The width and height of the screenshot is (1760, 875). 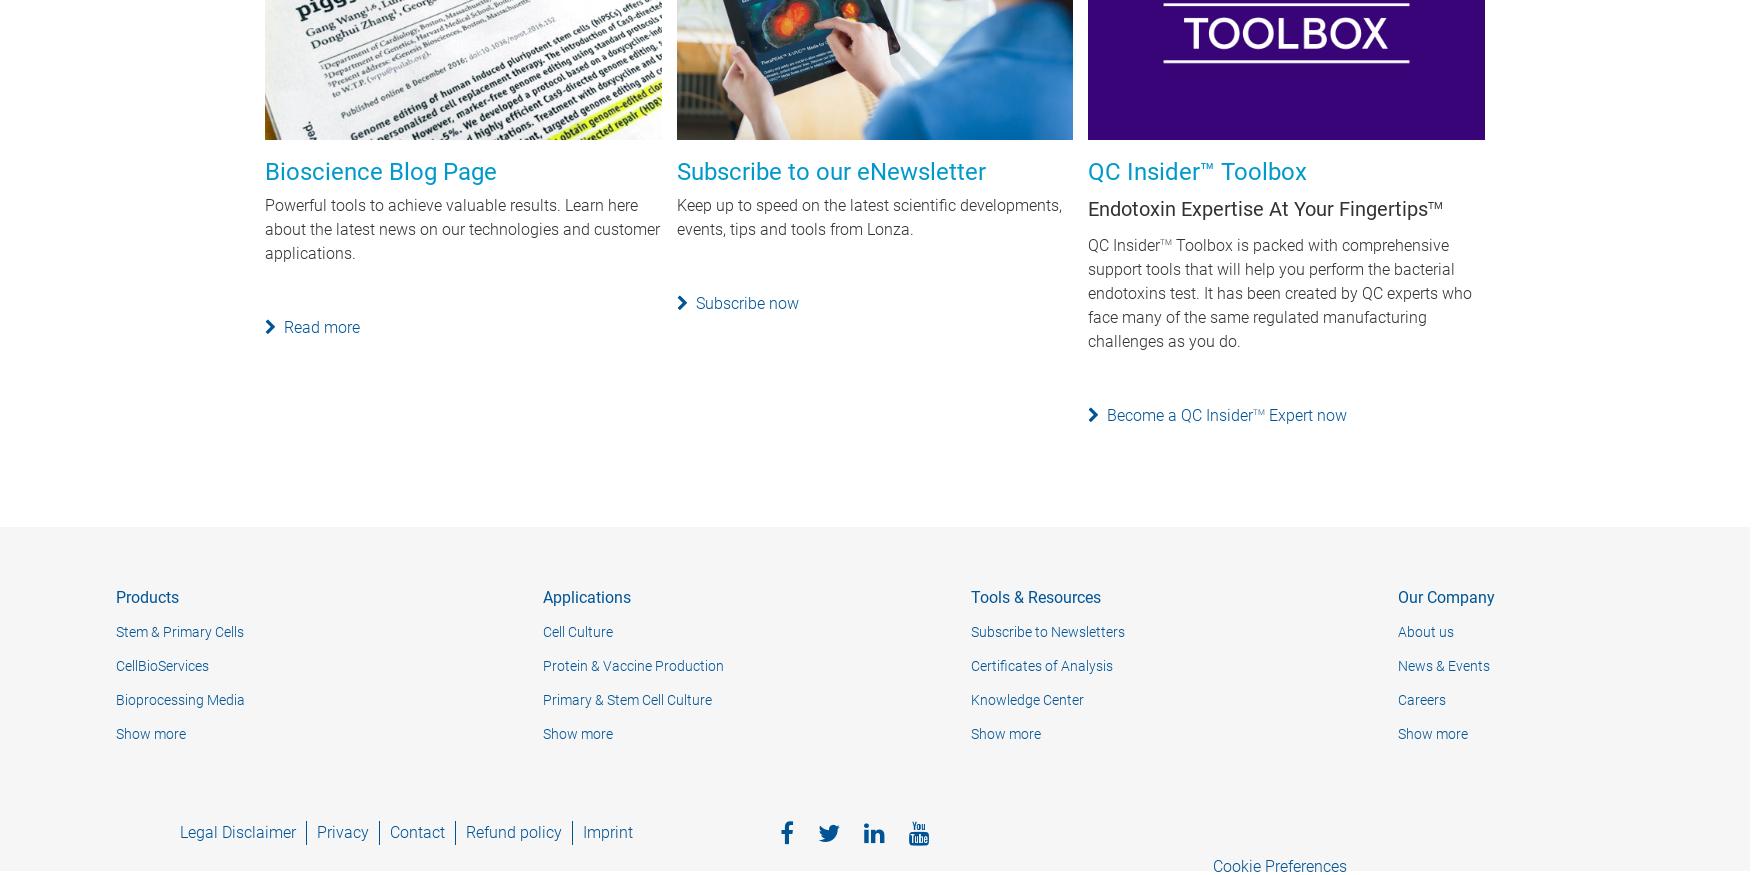 I want to click on 'Our Company', so click(x=1446, y=597).